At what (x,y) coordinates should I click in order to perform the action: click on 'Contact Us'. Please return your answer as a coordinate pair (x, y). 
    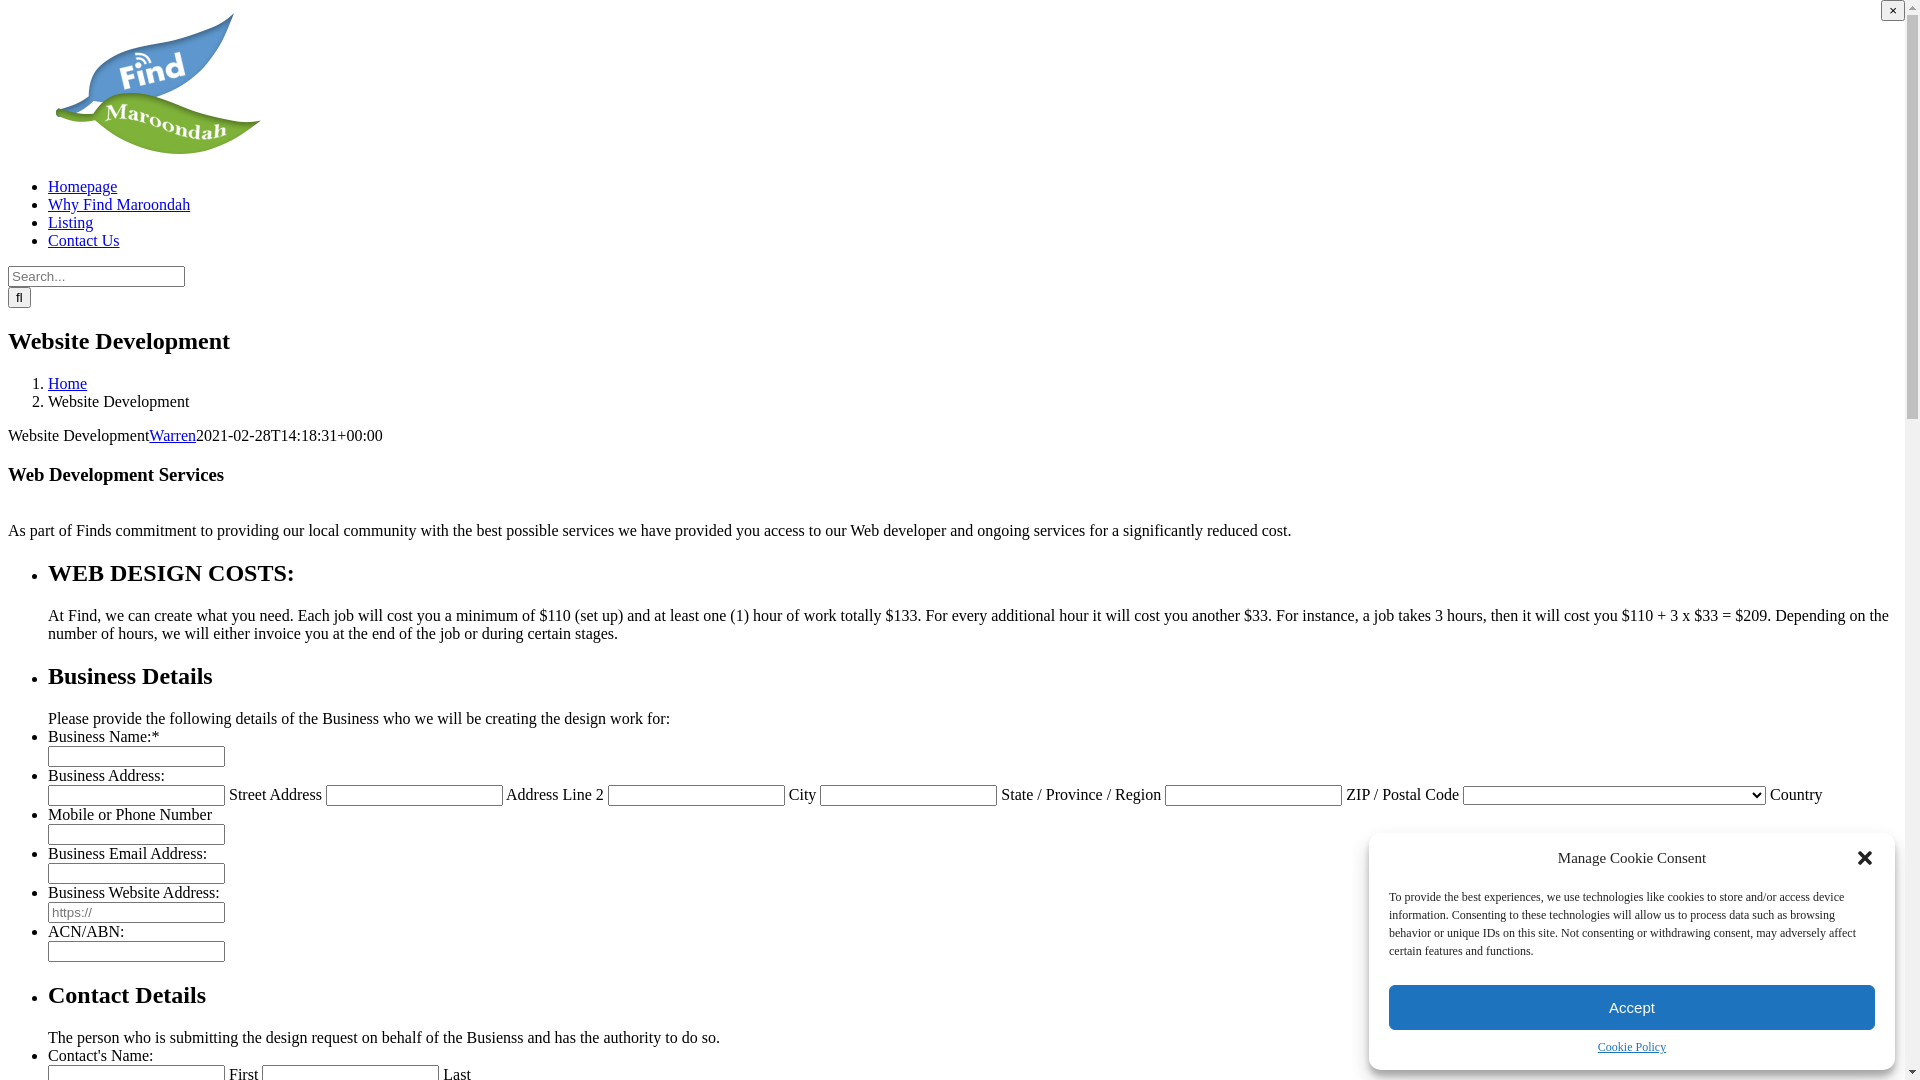
    Looking at the image, I should click on (82, 239).